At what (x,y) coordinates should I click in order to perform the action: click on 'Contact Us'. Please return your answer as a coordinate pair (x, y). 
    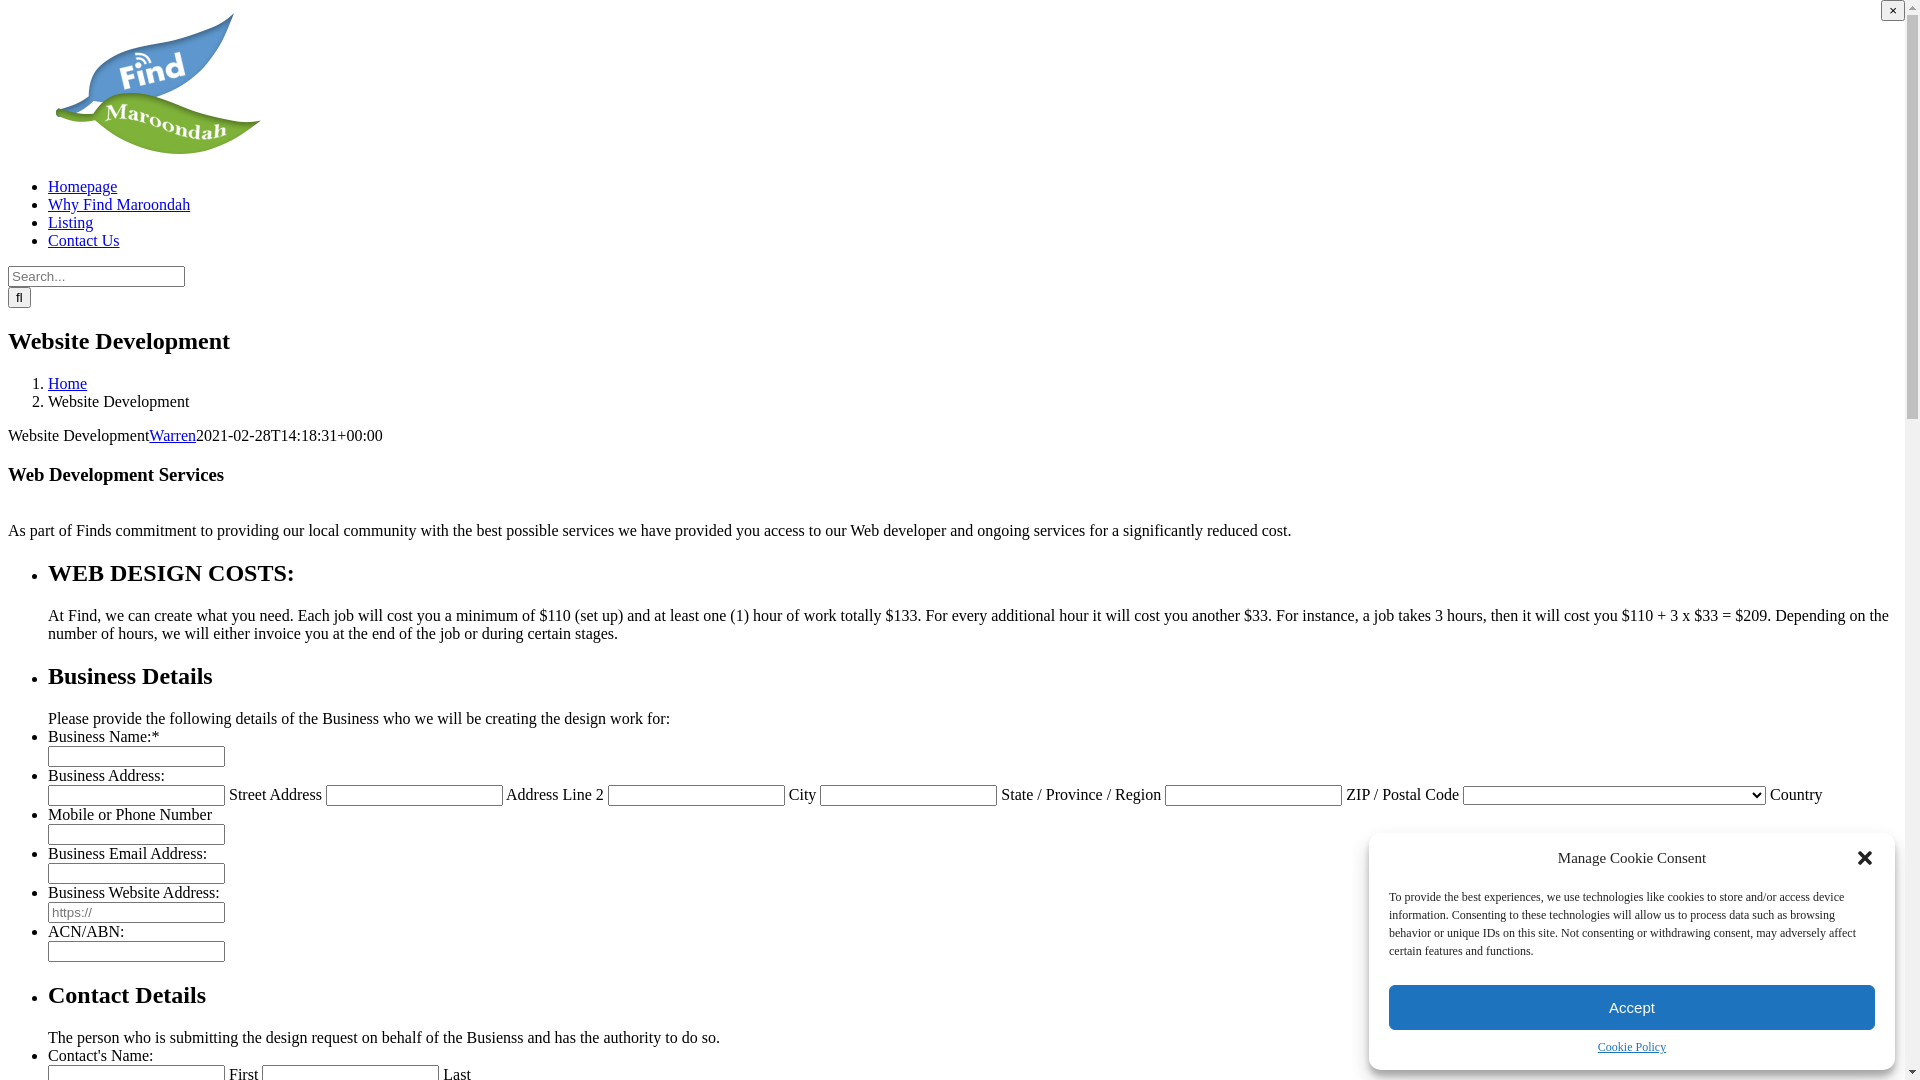
    Looking at the image, I should click on (82, 239).